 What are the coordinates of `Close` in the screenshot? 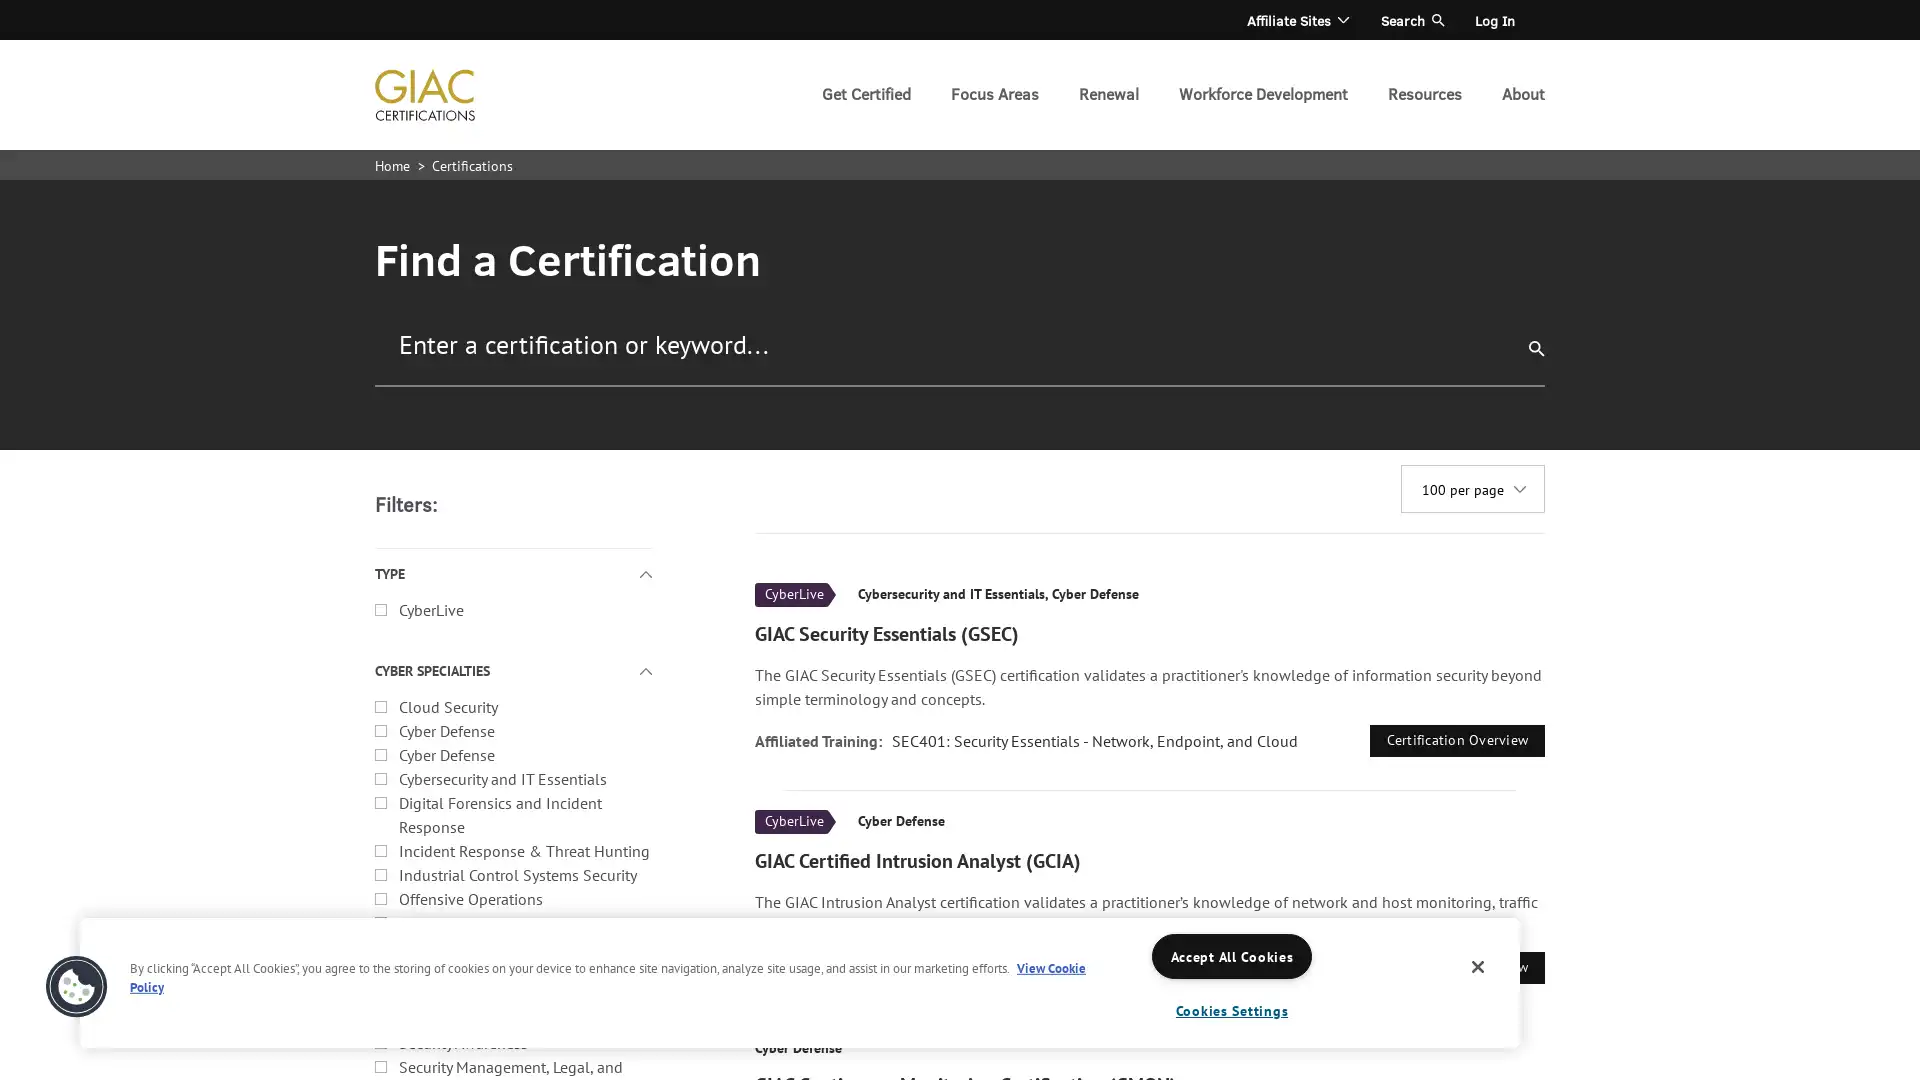 It's located at (1478, 966).